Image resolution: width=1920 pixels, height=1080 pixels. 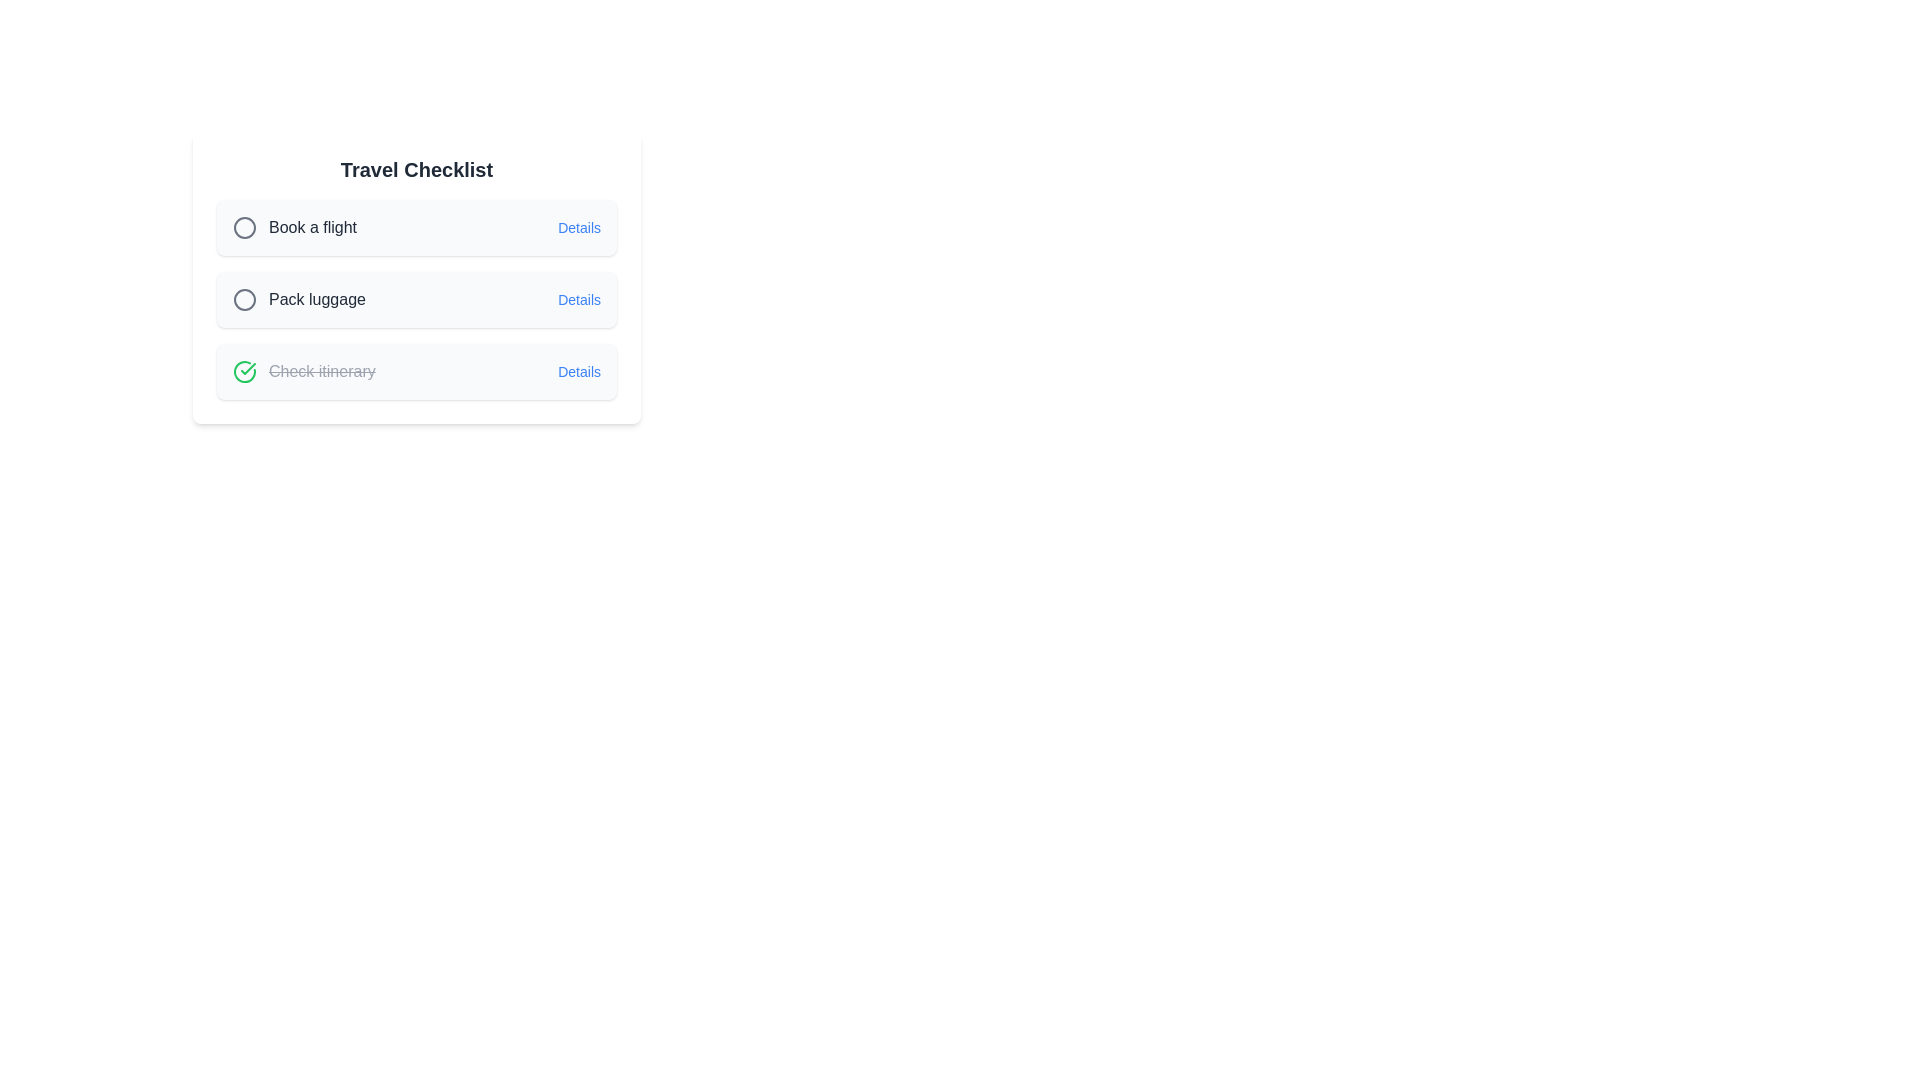 What do you see at coordinates (578, 371) in the screenshot?
I see `the text label reading 'Details' which is styled with a blue font color and is aligned to the right of the 'Check itinerary' checklist entry in the 'Travel Checklist.'` at bounding box center [578, 371].